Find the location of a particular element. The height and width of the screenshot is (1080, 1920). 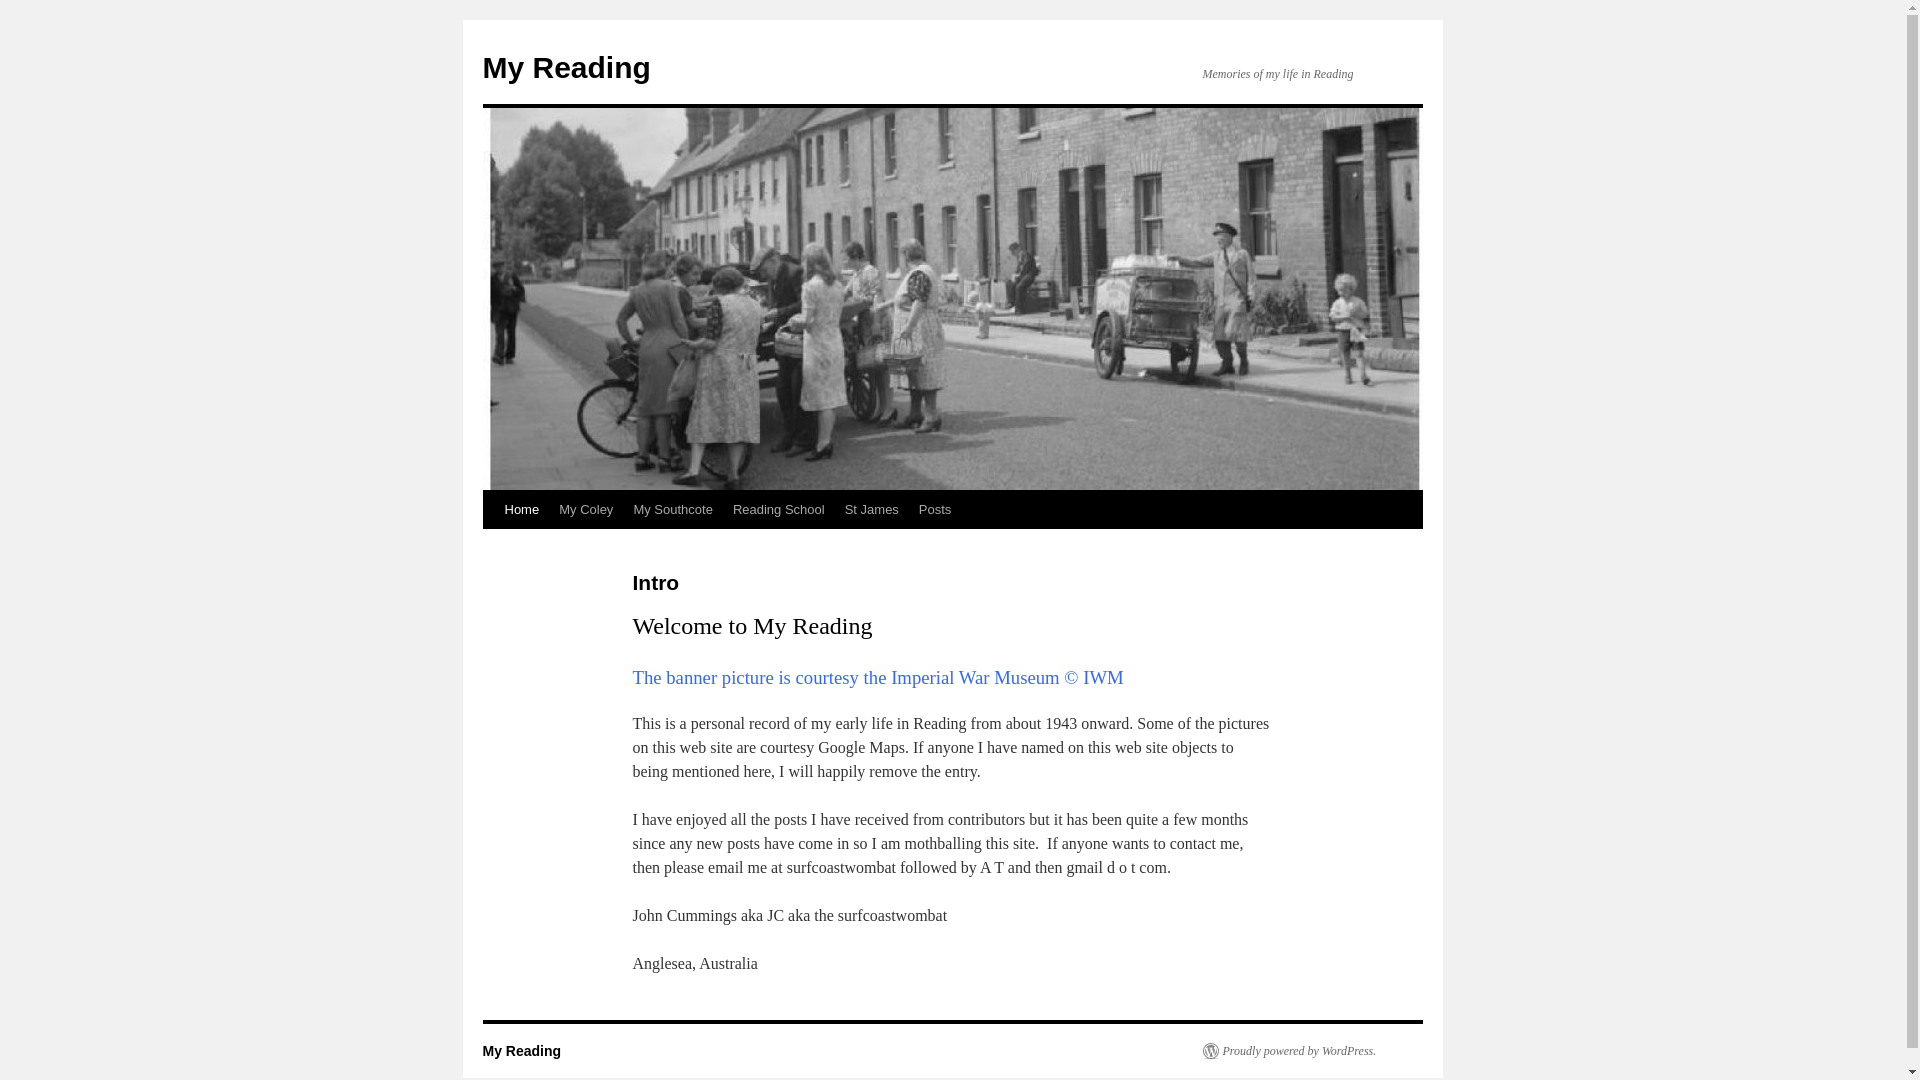

'Home' is located at coordinates (521, 508).